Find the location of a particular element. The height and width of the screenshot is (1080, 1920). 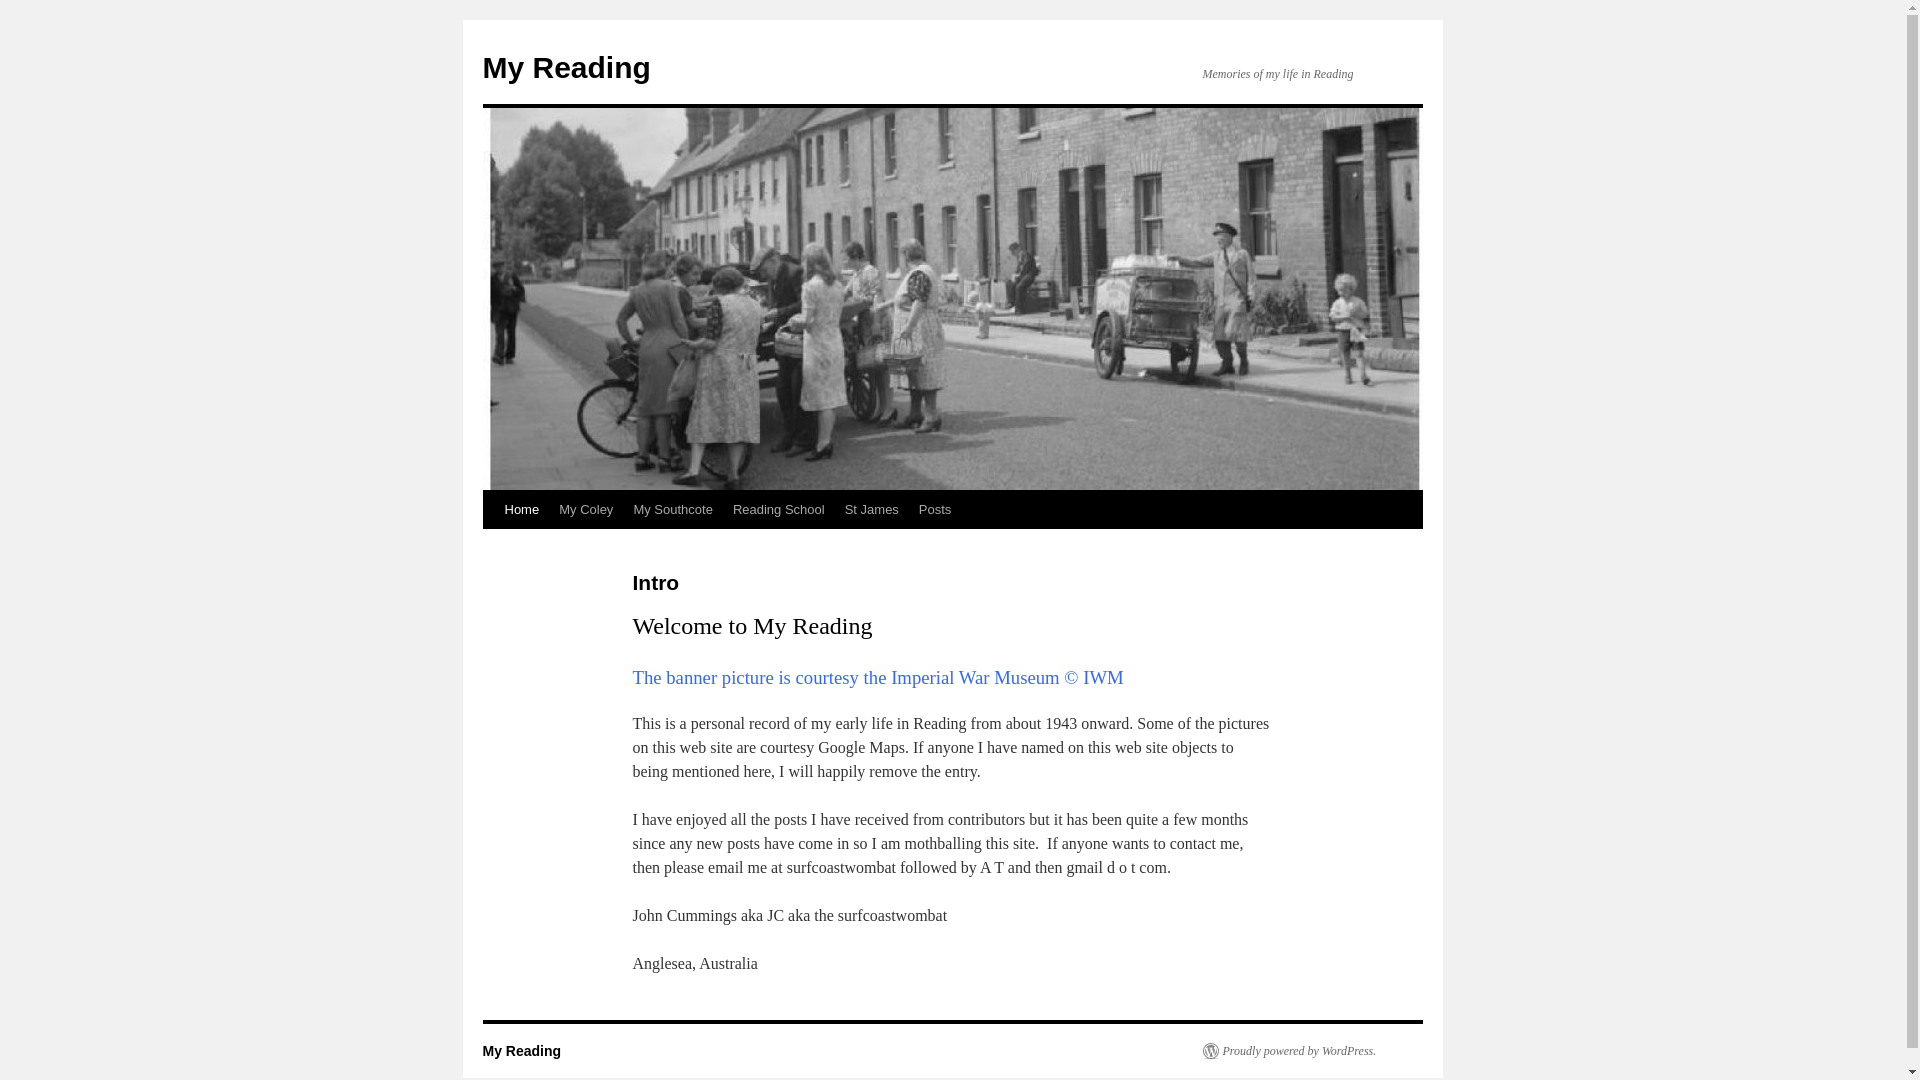

'Home' is located at coordinates (521, 508).